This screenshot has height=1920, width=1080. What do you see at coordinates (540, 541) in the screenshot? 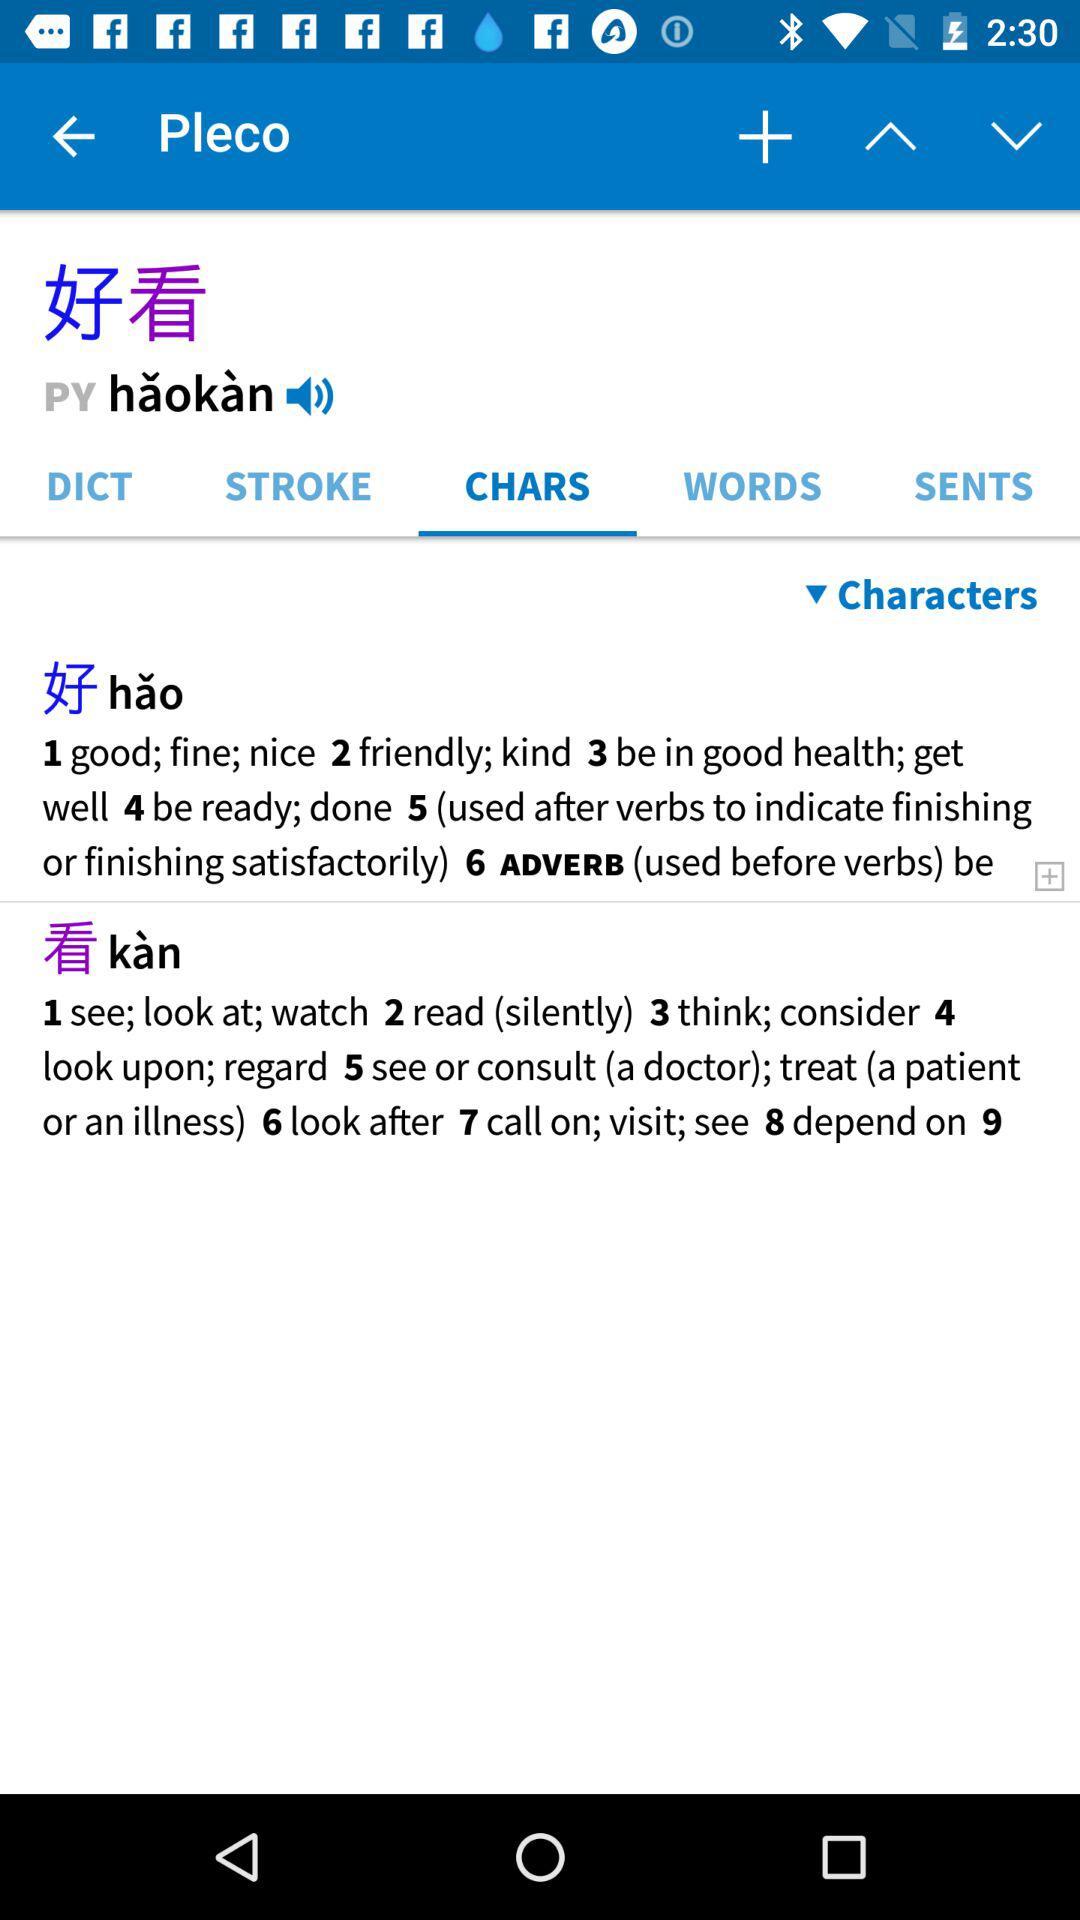
I see `the item below the dict item` at bounding box center [540, 541].